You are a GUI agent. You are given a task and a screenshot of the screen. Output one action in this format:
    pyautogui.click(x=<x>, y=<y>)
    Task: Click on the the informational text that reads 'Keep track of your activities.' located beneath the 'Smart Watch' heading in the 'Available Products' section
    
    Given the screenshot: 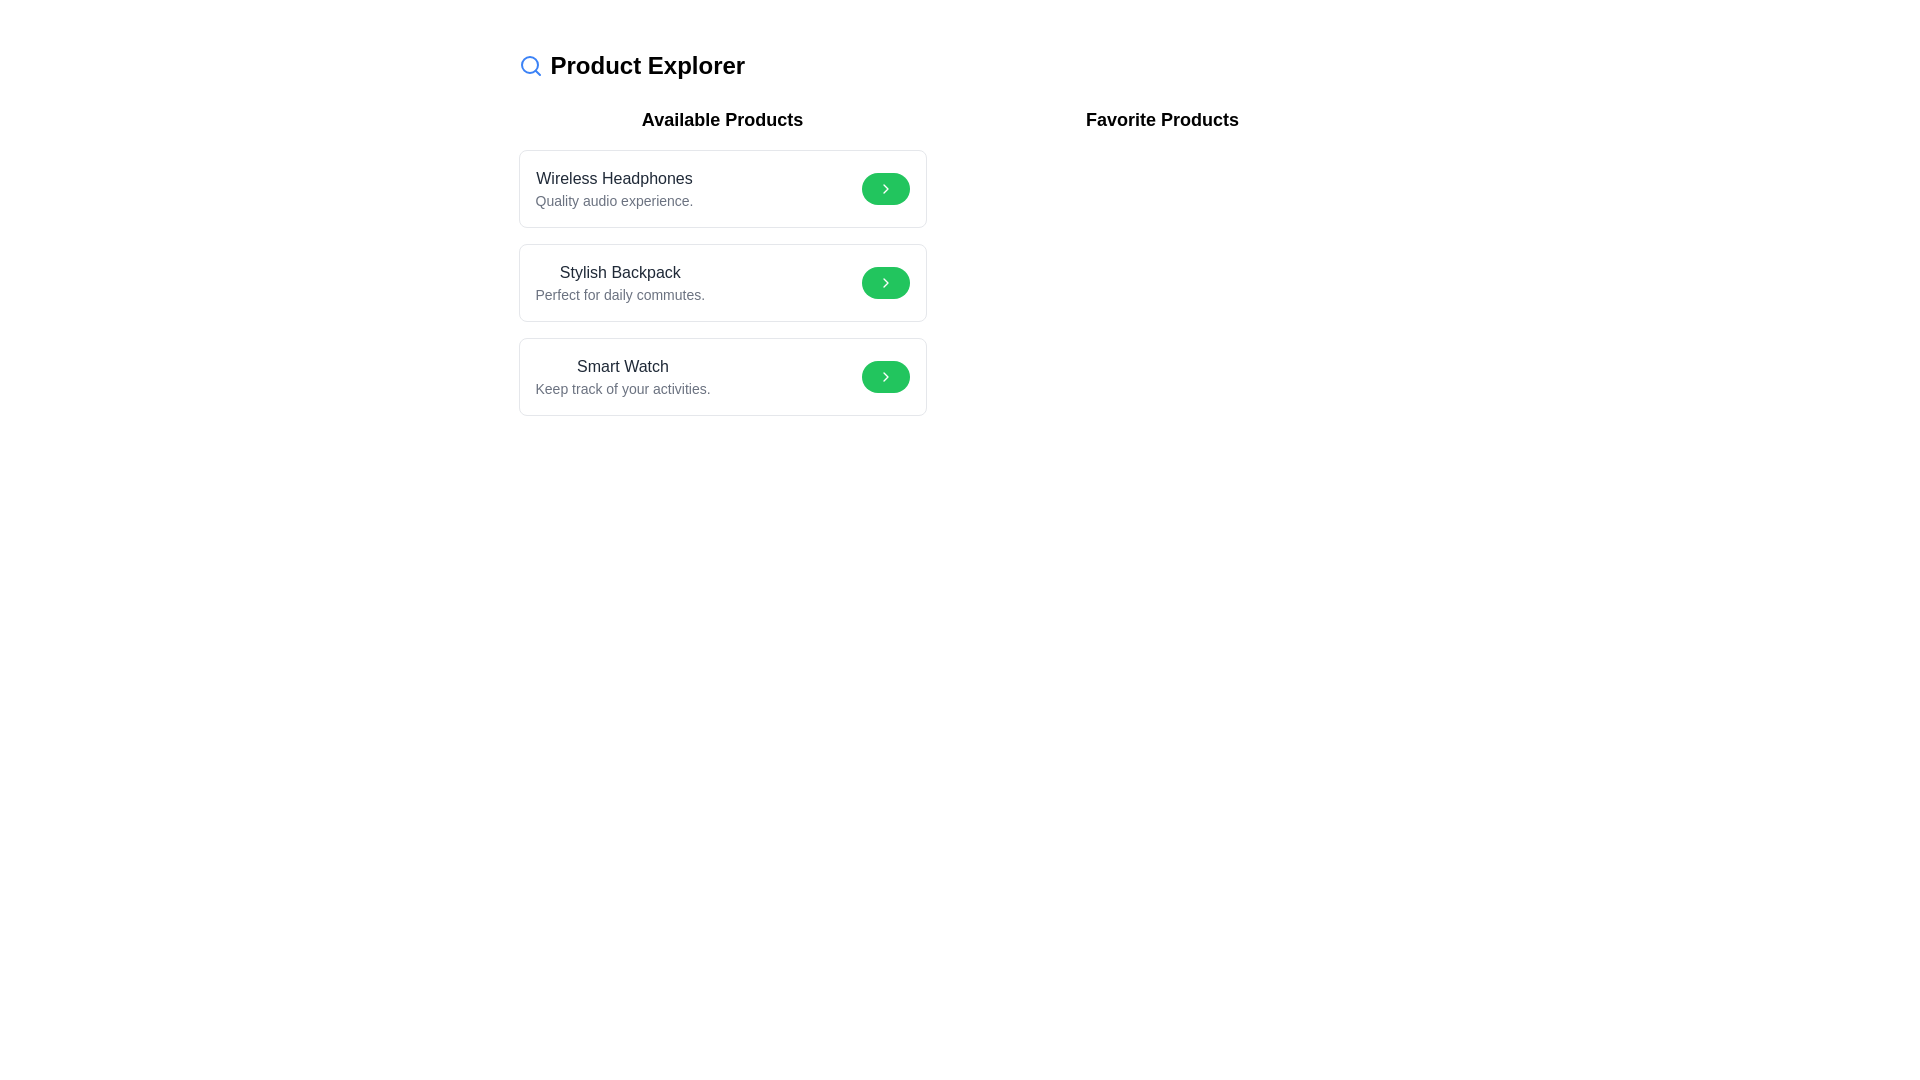 What is the action you would take?
    pyautogui.click(x=622, y=389)
    